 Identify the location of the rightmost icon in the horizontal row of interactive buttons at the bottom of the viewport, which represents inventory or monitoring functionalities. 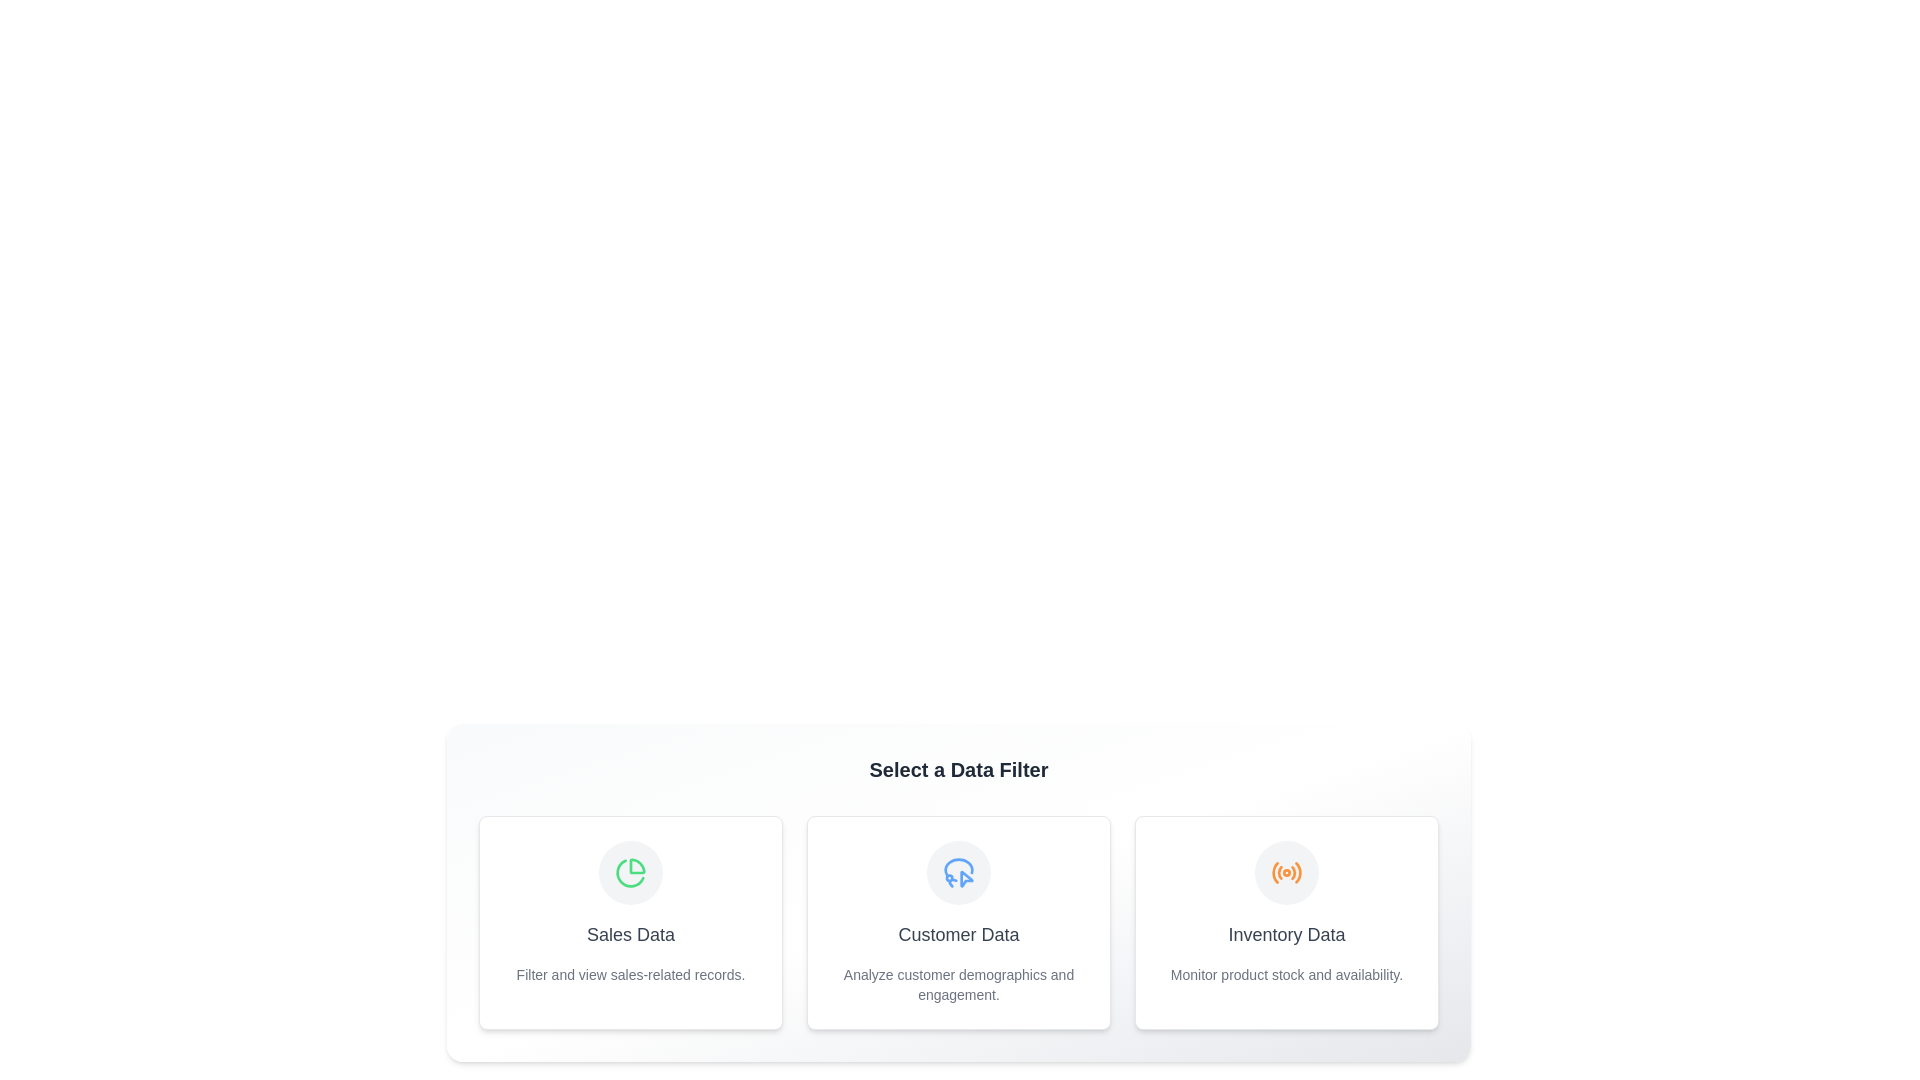
(1286, 871).